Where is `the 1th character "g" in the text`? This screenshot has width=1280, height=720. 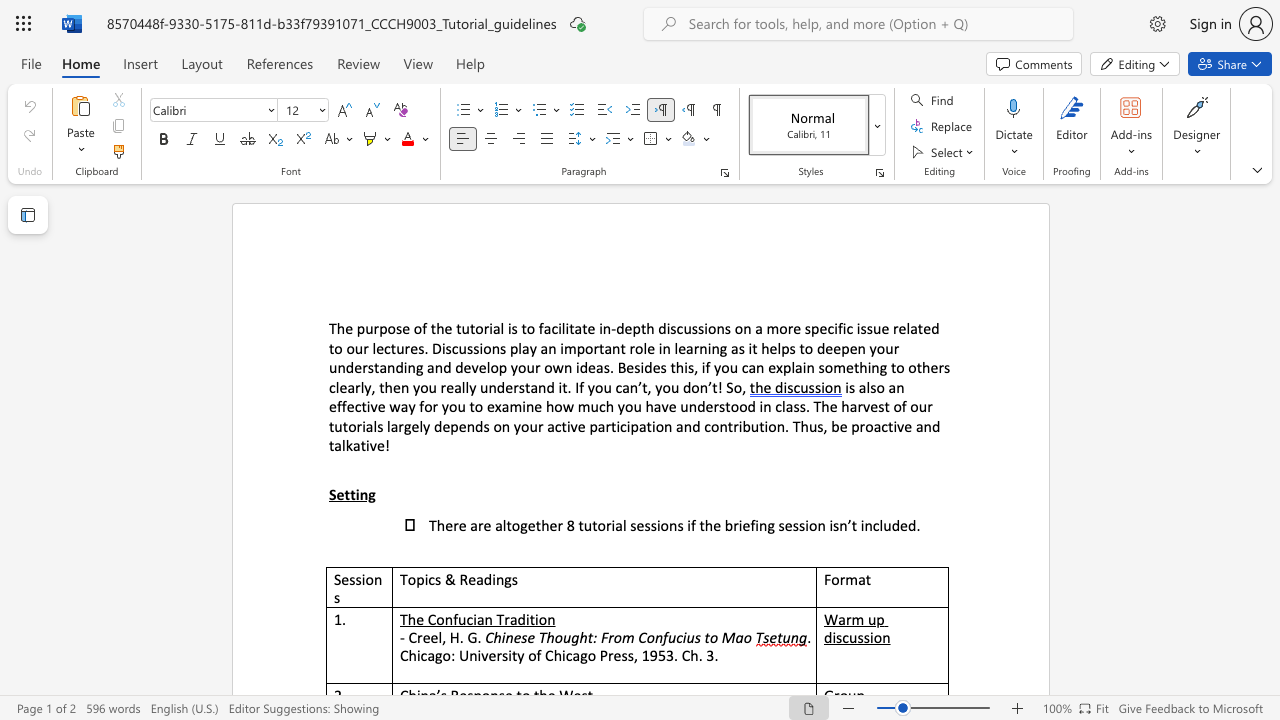
the 1th character "g" in the text is located at coordinates (722, 347).